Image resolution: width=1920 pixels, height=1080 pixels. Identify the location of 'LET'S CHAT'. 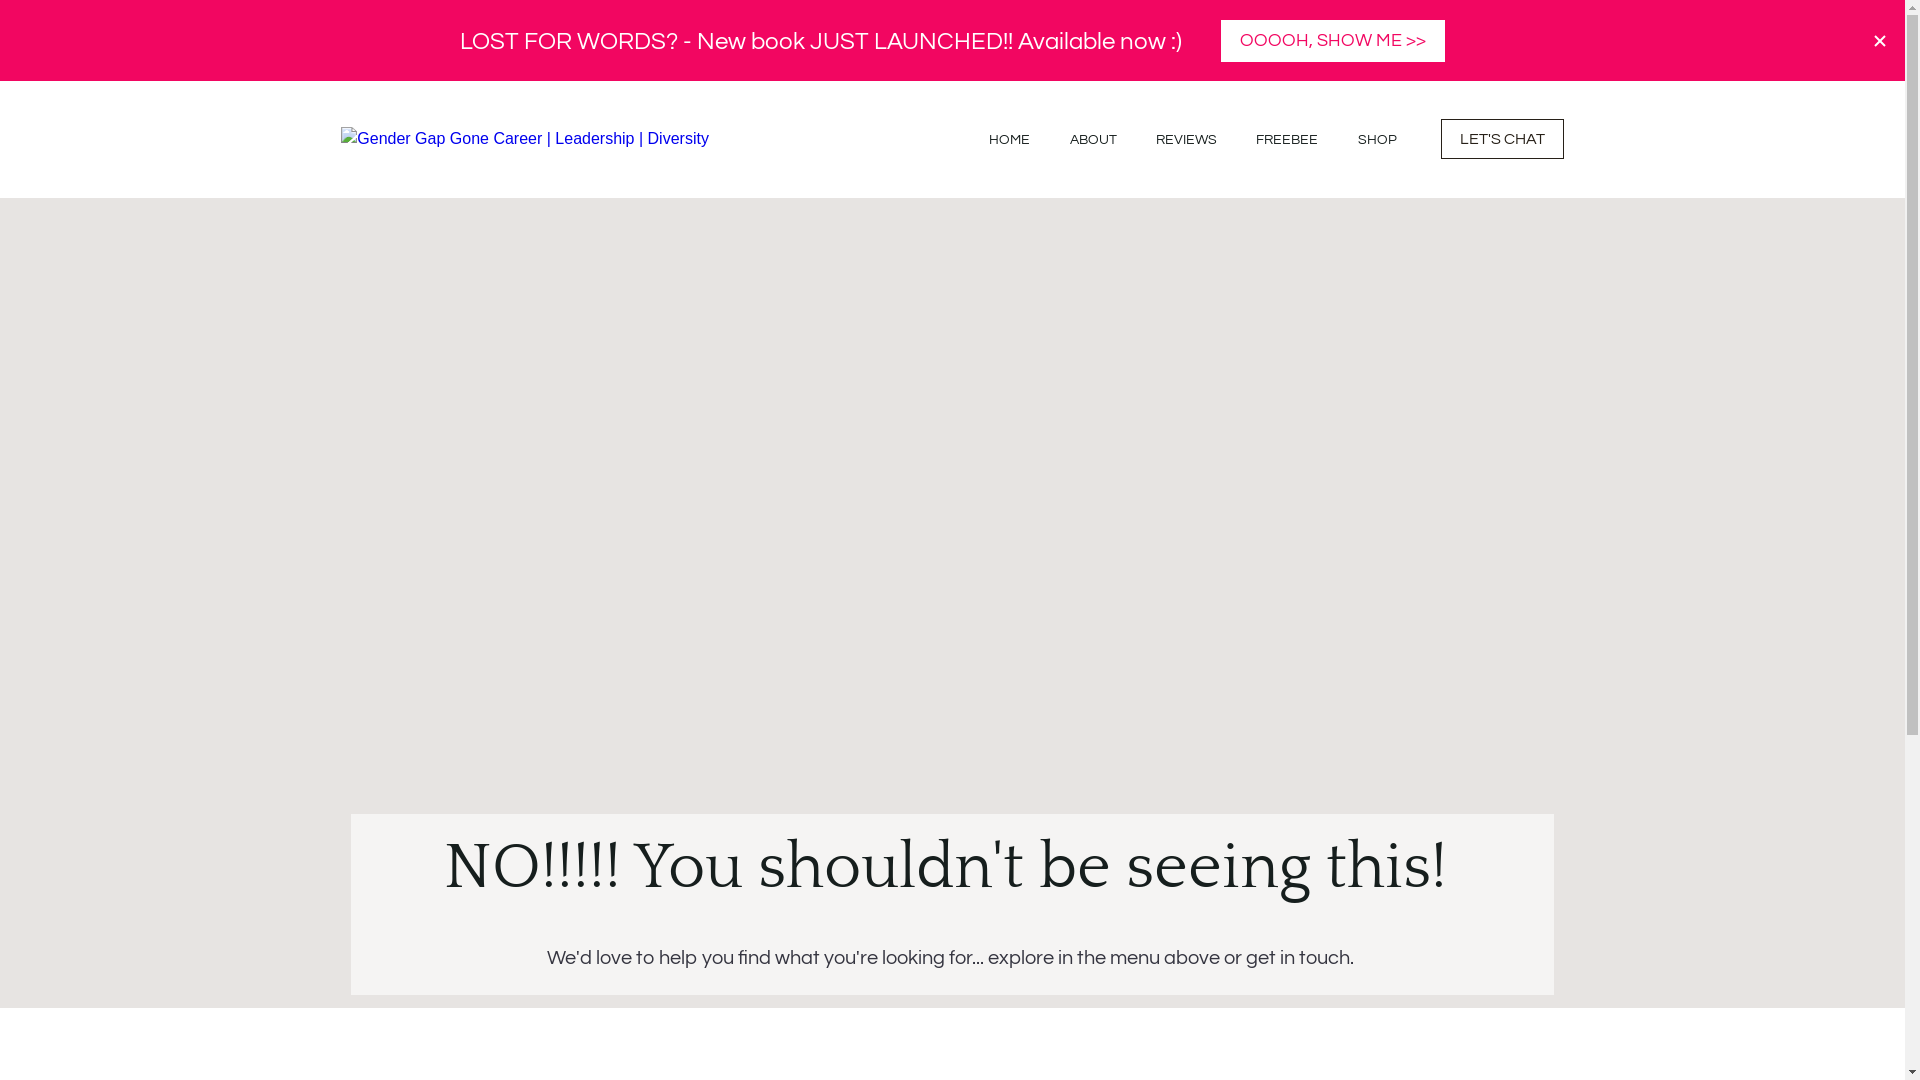
(1440, 137).